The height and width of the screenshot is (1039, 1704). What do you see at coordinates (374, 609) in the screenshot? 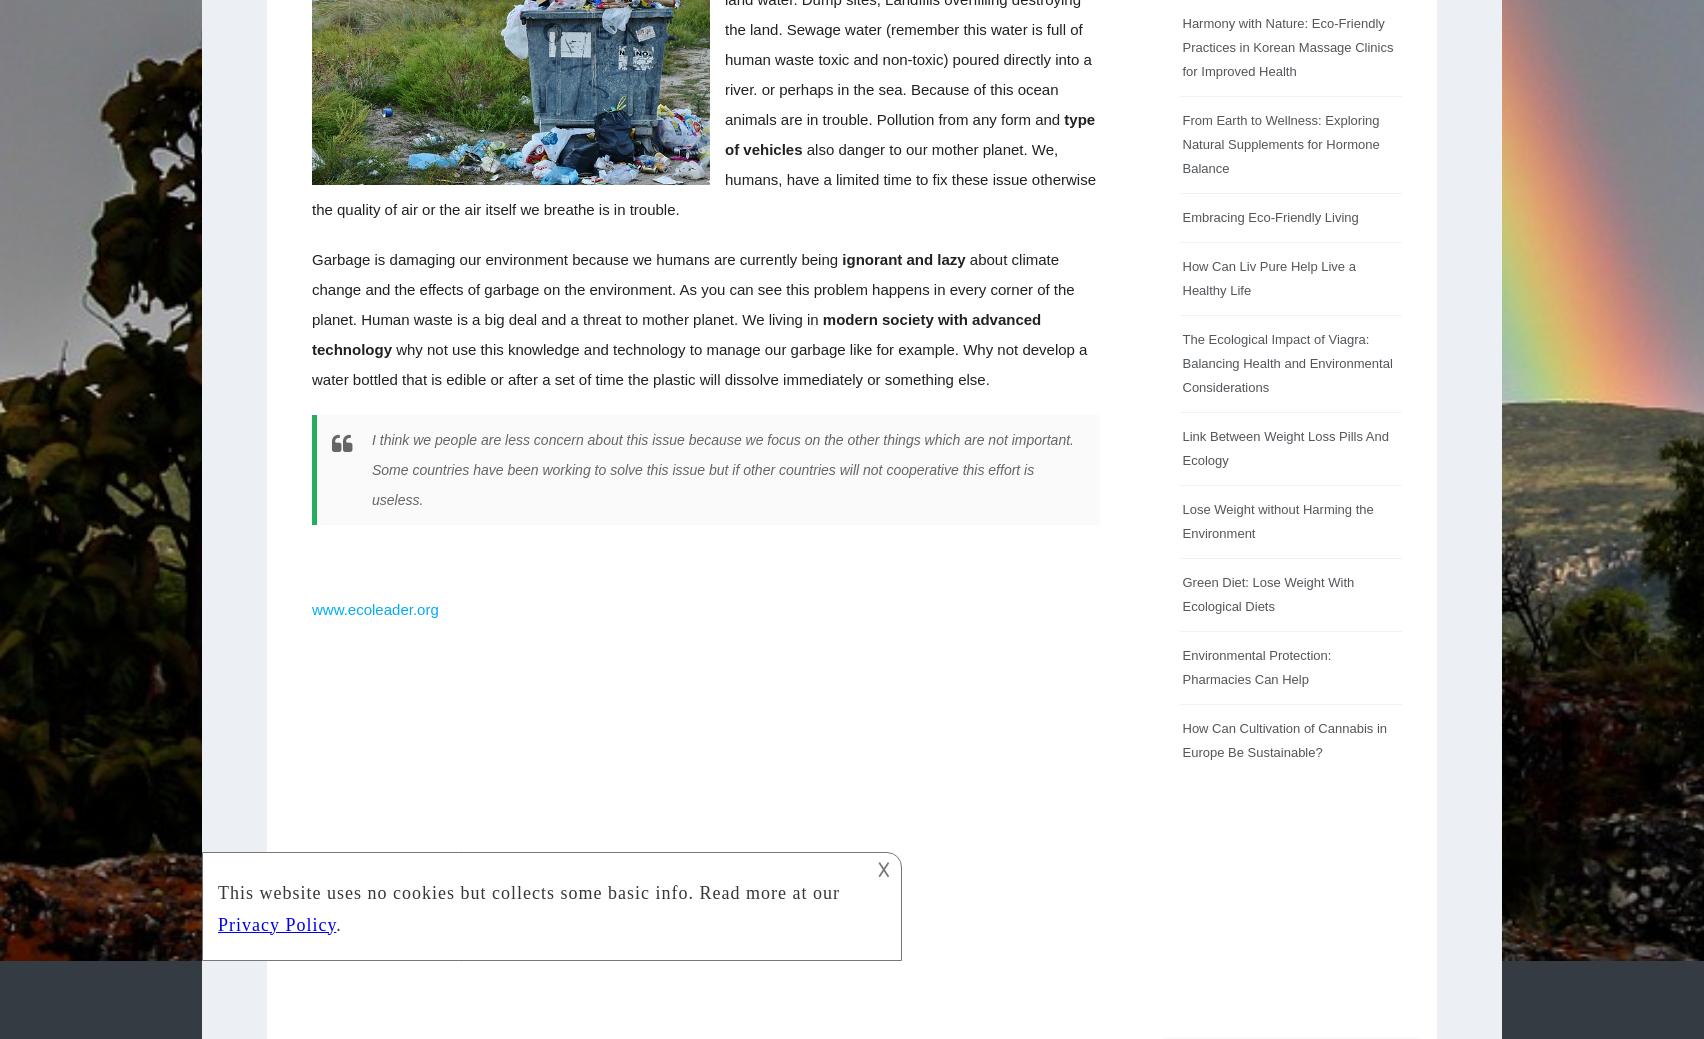
I see `'www.ecoleader.org'` at bounding box center [374, 609].